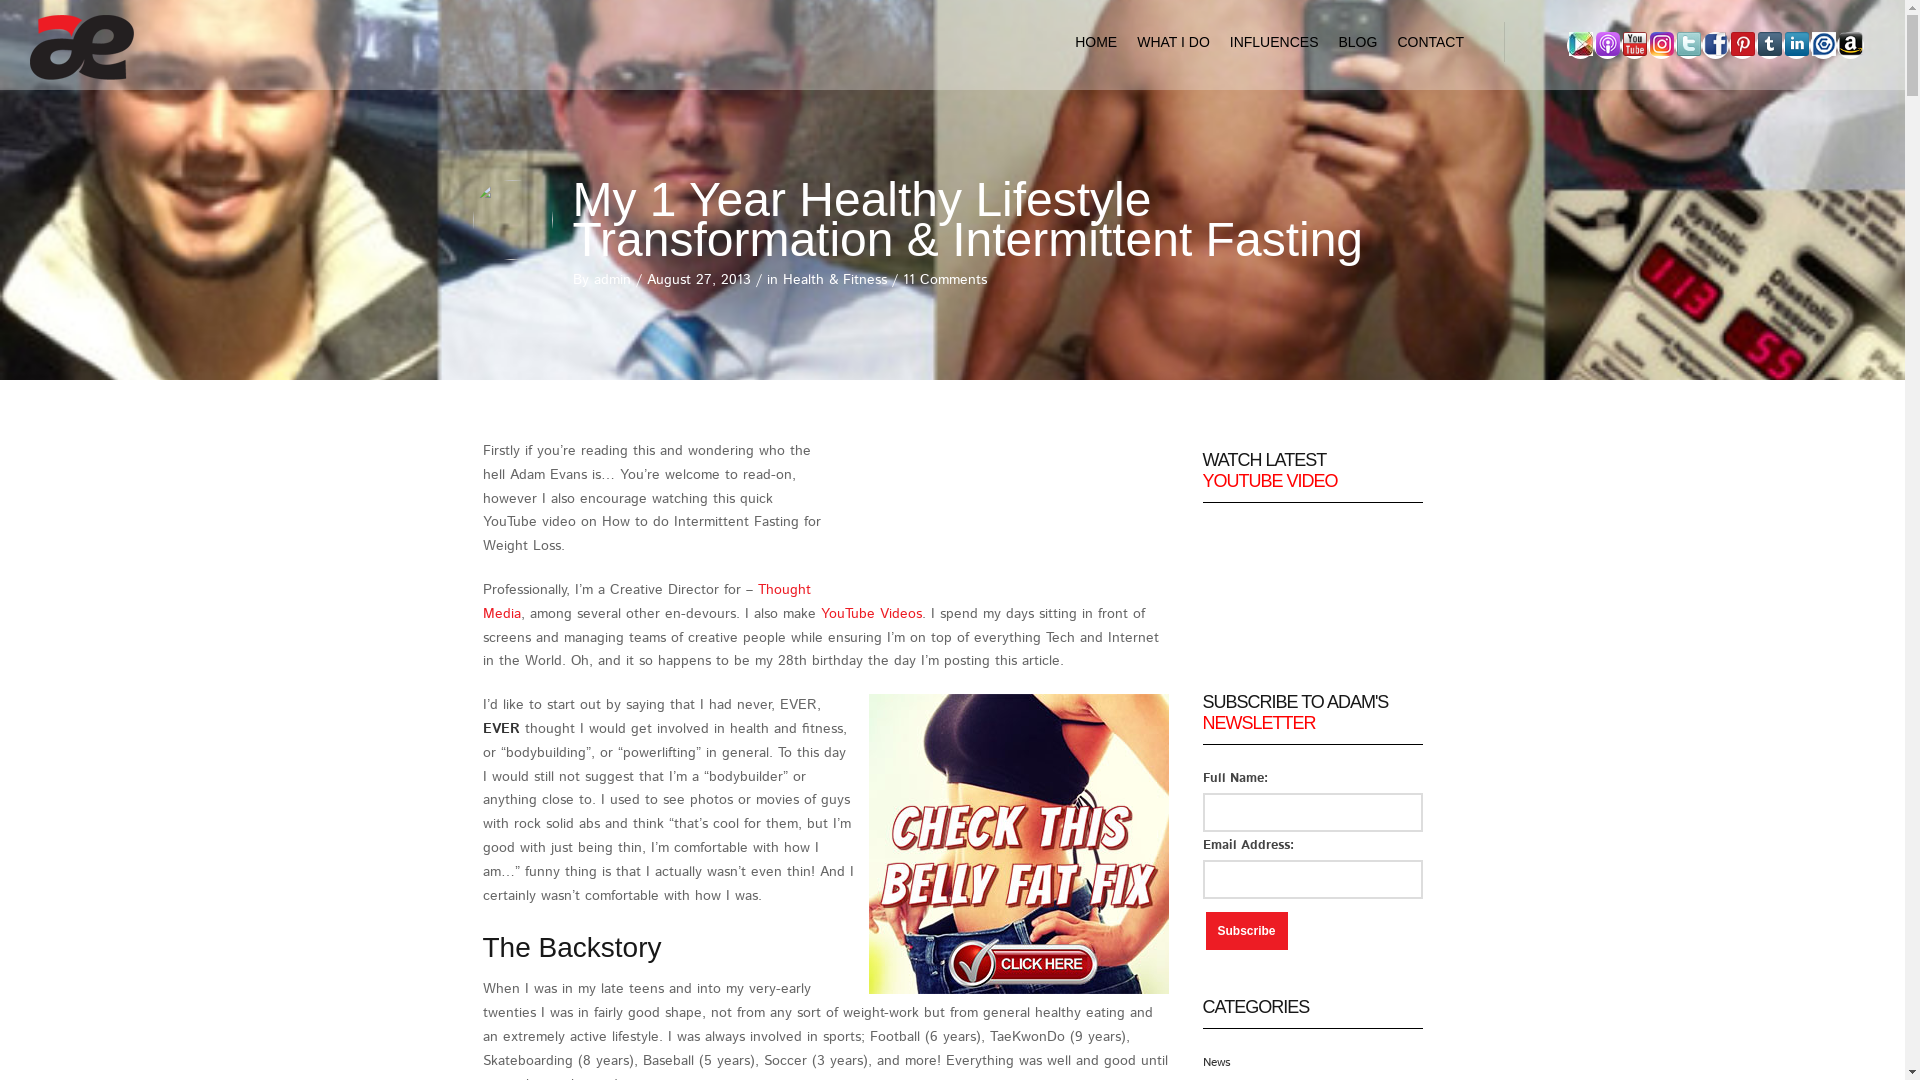  What do you see at coordinates (1273, 42) in the screenshot?
I see `'INFLUENCES'` at bounding box center [1273, 42].